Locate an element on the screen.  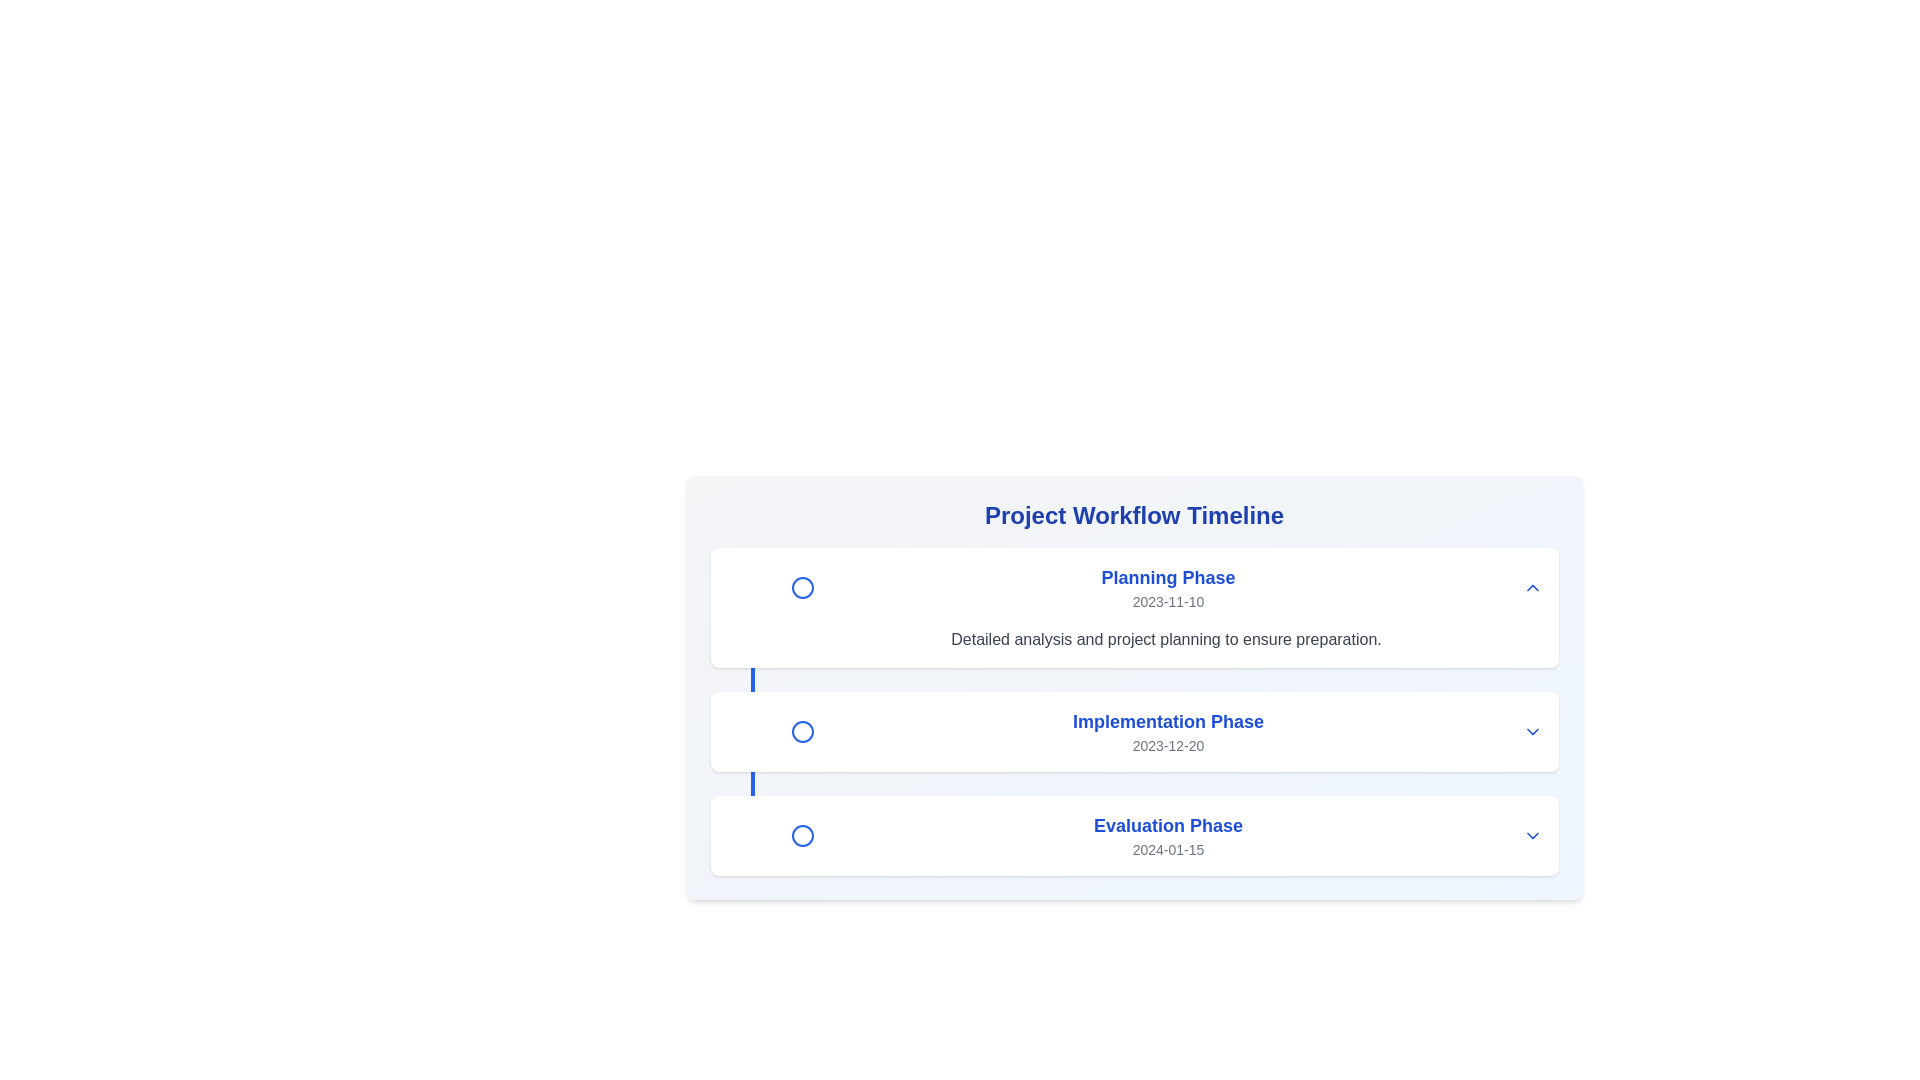
the circular graphical icon filled with blue color along the border and a white center, located next to the 'Implementation Phase' label in the timeline structure is located at coordinates (802, 732).